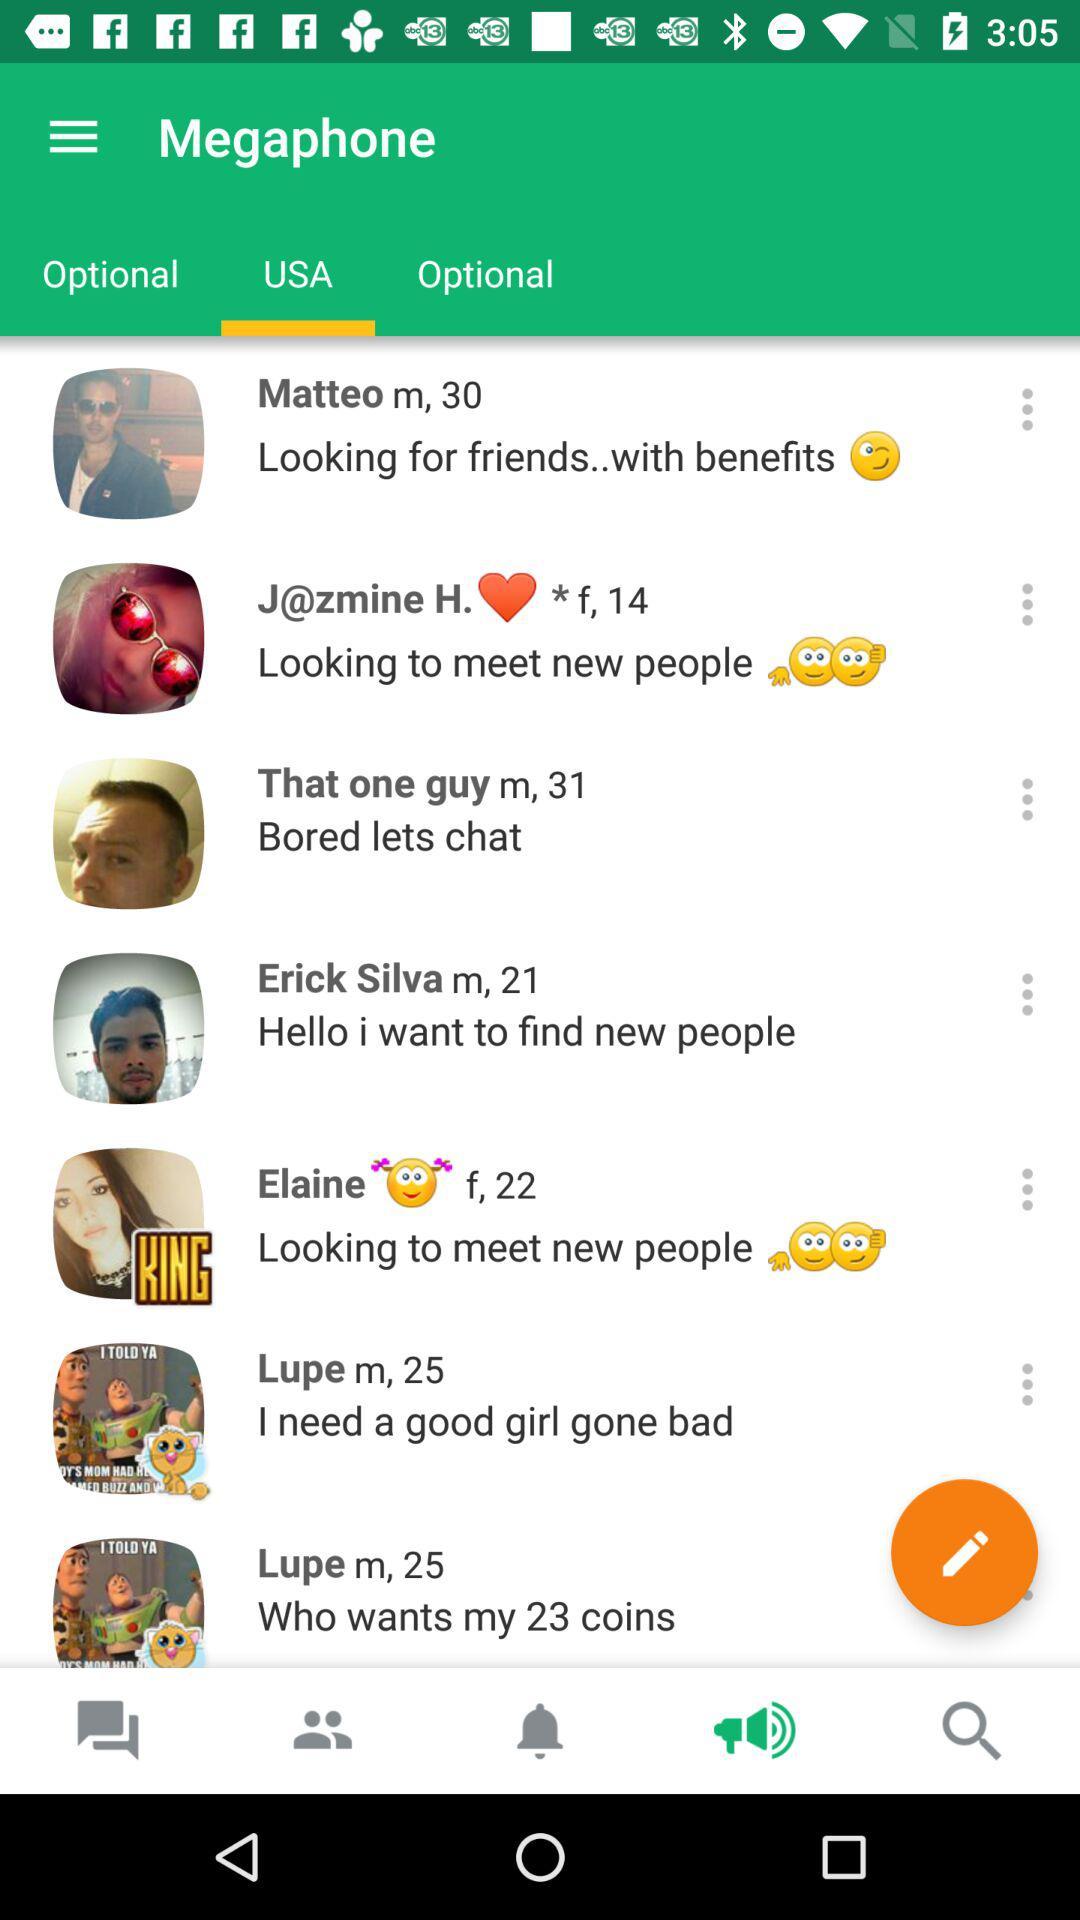 Image resolution: width=1080 pixels, height=1920 pixels. Describe the element at coordinates (1027, 408) in the screenshot. I see `open sub-menu` at that location.